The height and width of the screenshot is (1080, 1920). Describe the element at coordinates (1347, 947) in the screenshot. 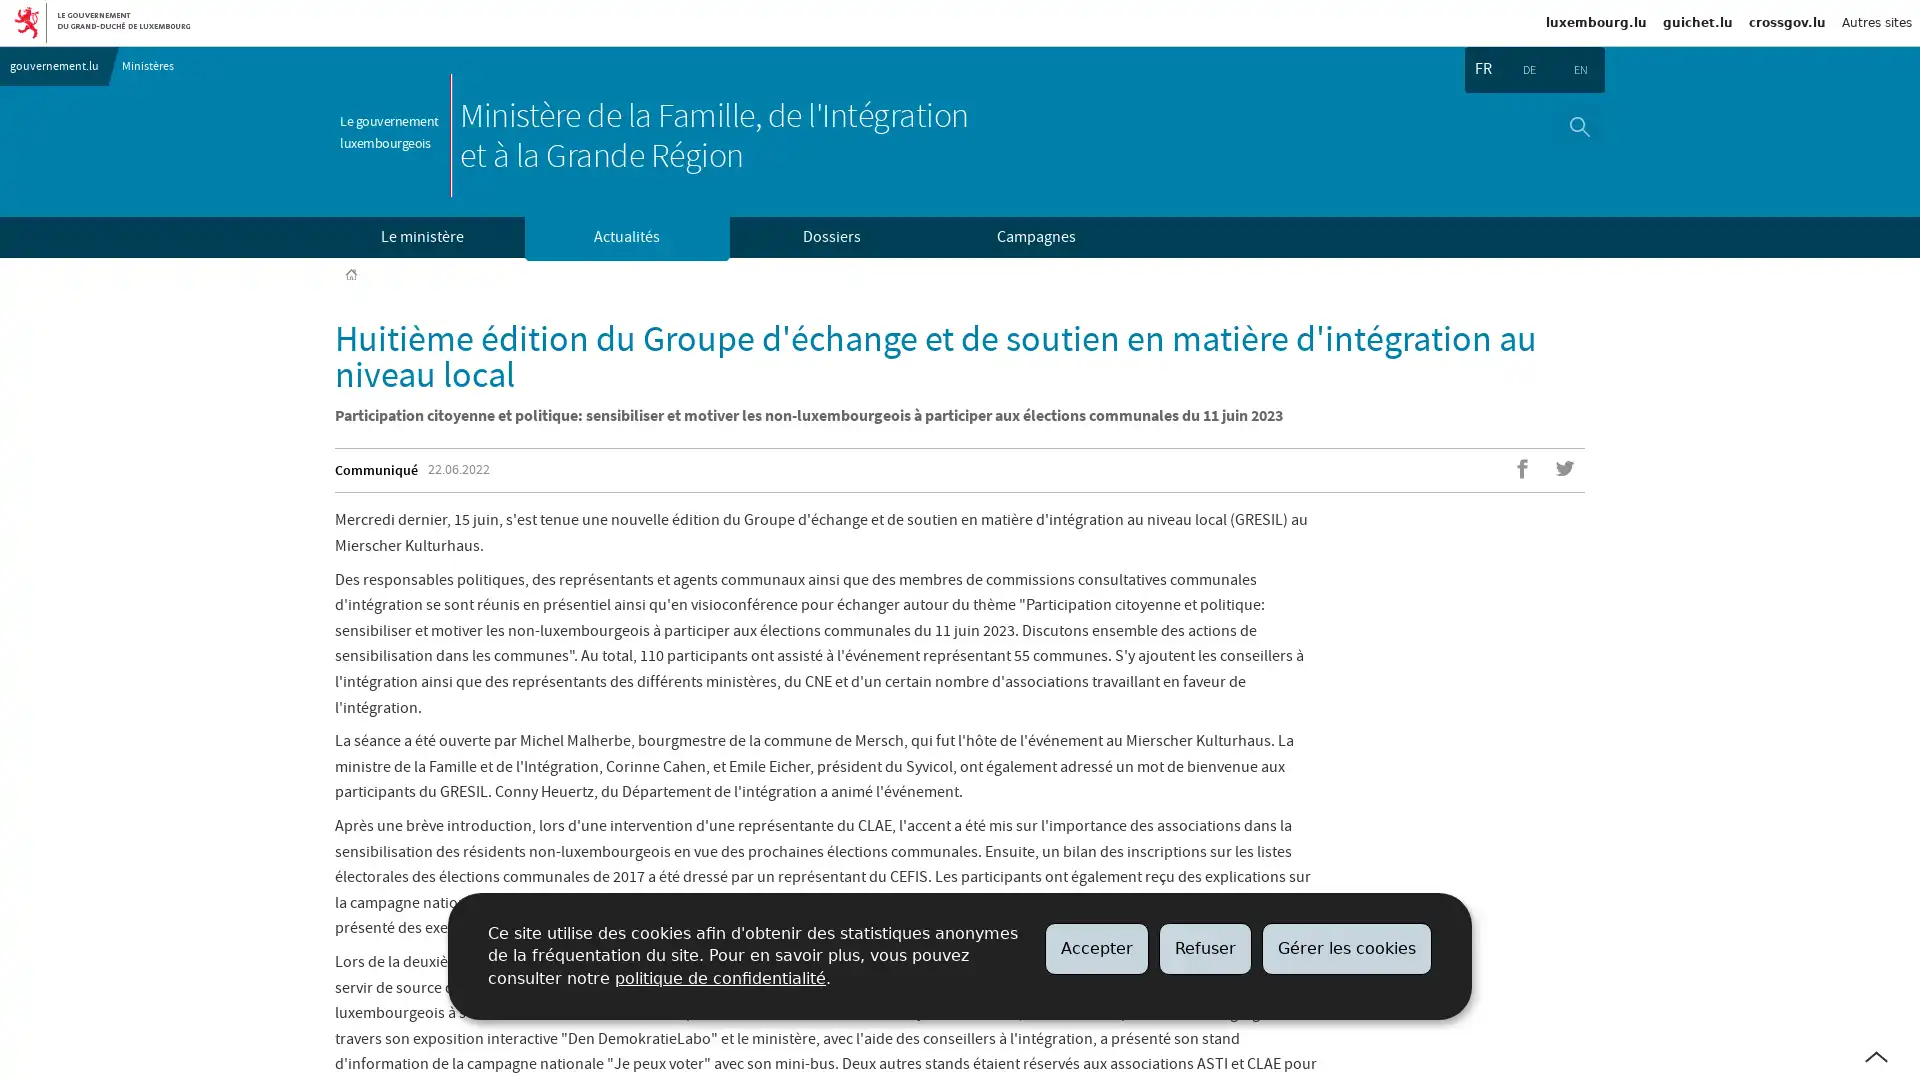

I see `Gerer les cookies` at that location.